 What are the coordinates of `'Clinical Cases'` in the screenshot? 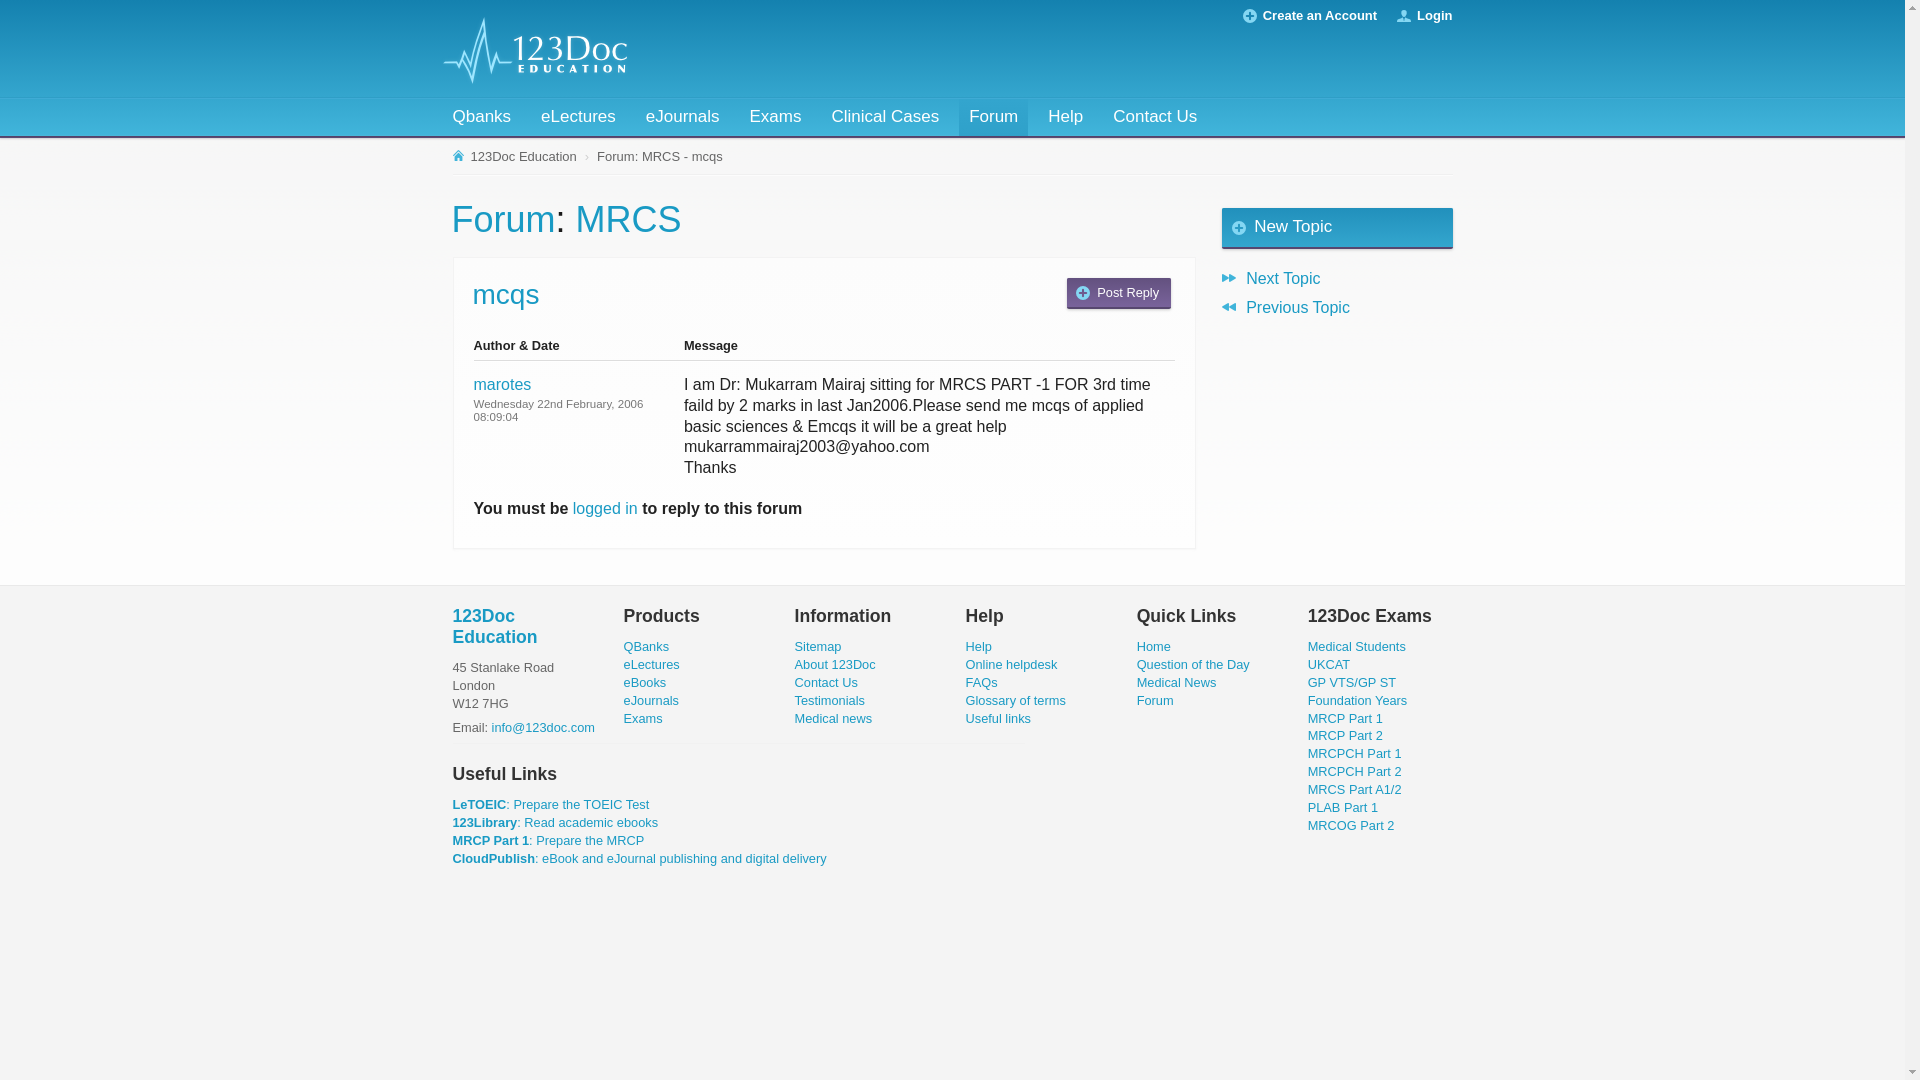 It's located at (883, 117).